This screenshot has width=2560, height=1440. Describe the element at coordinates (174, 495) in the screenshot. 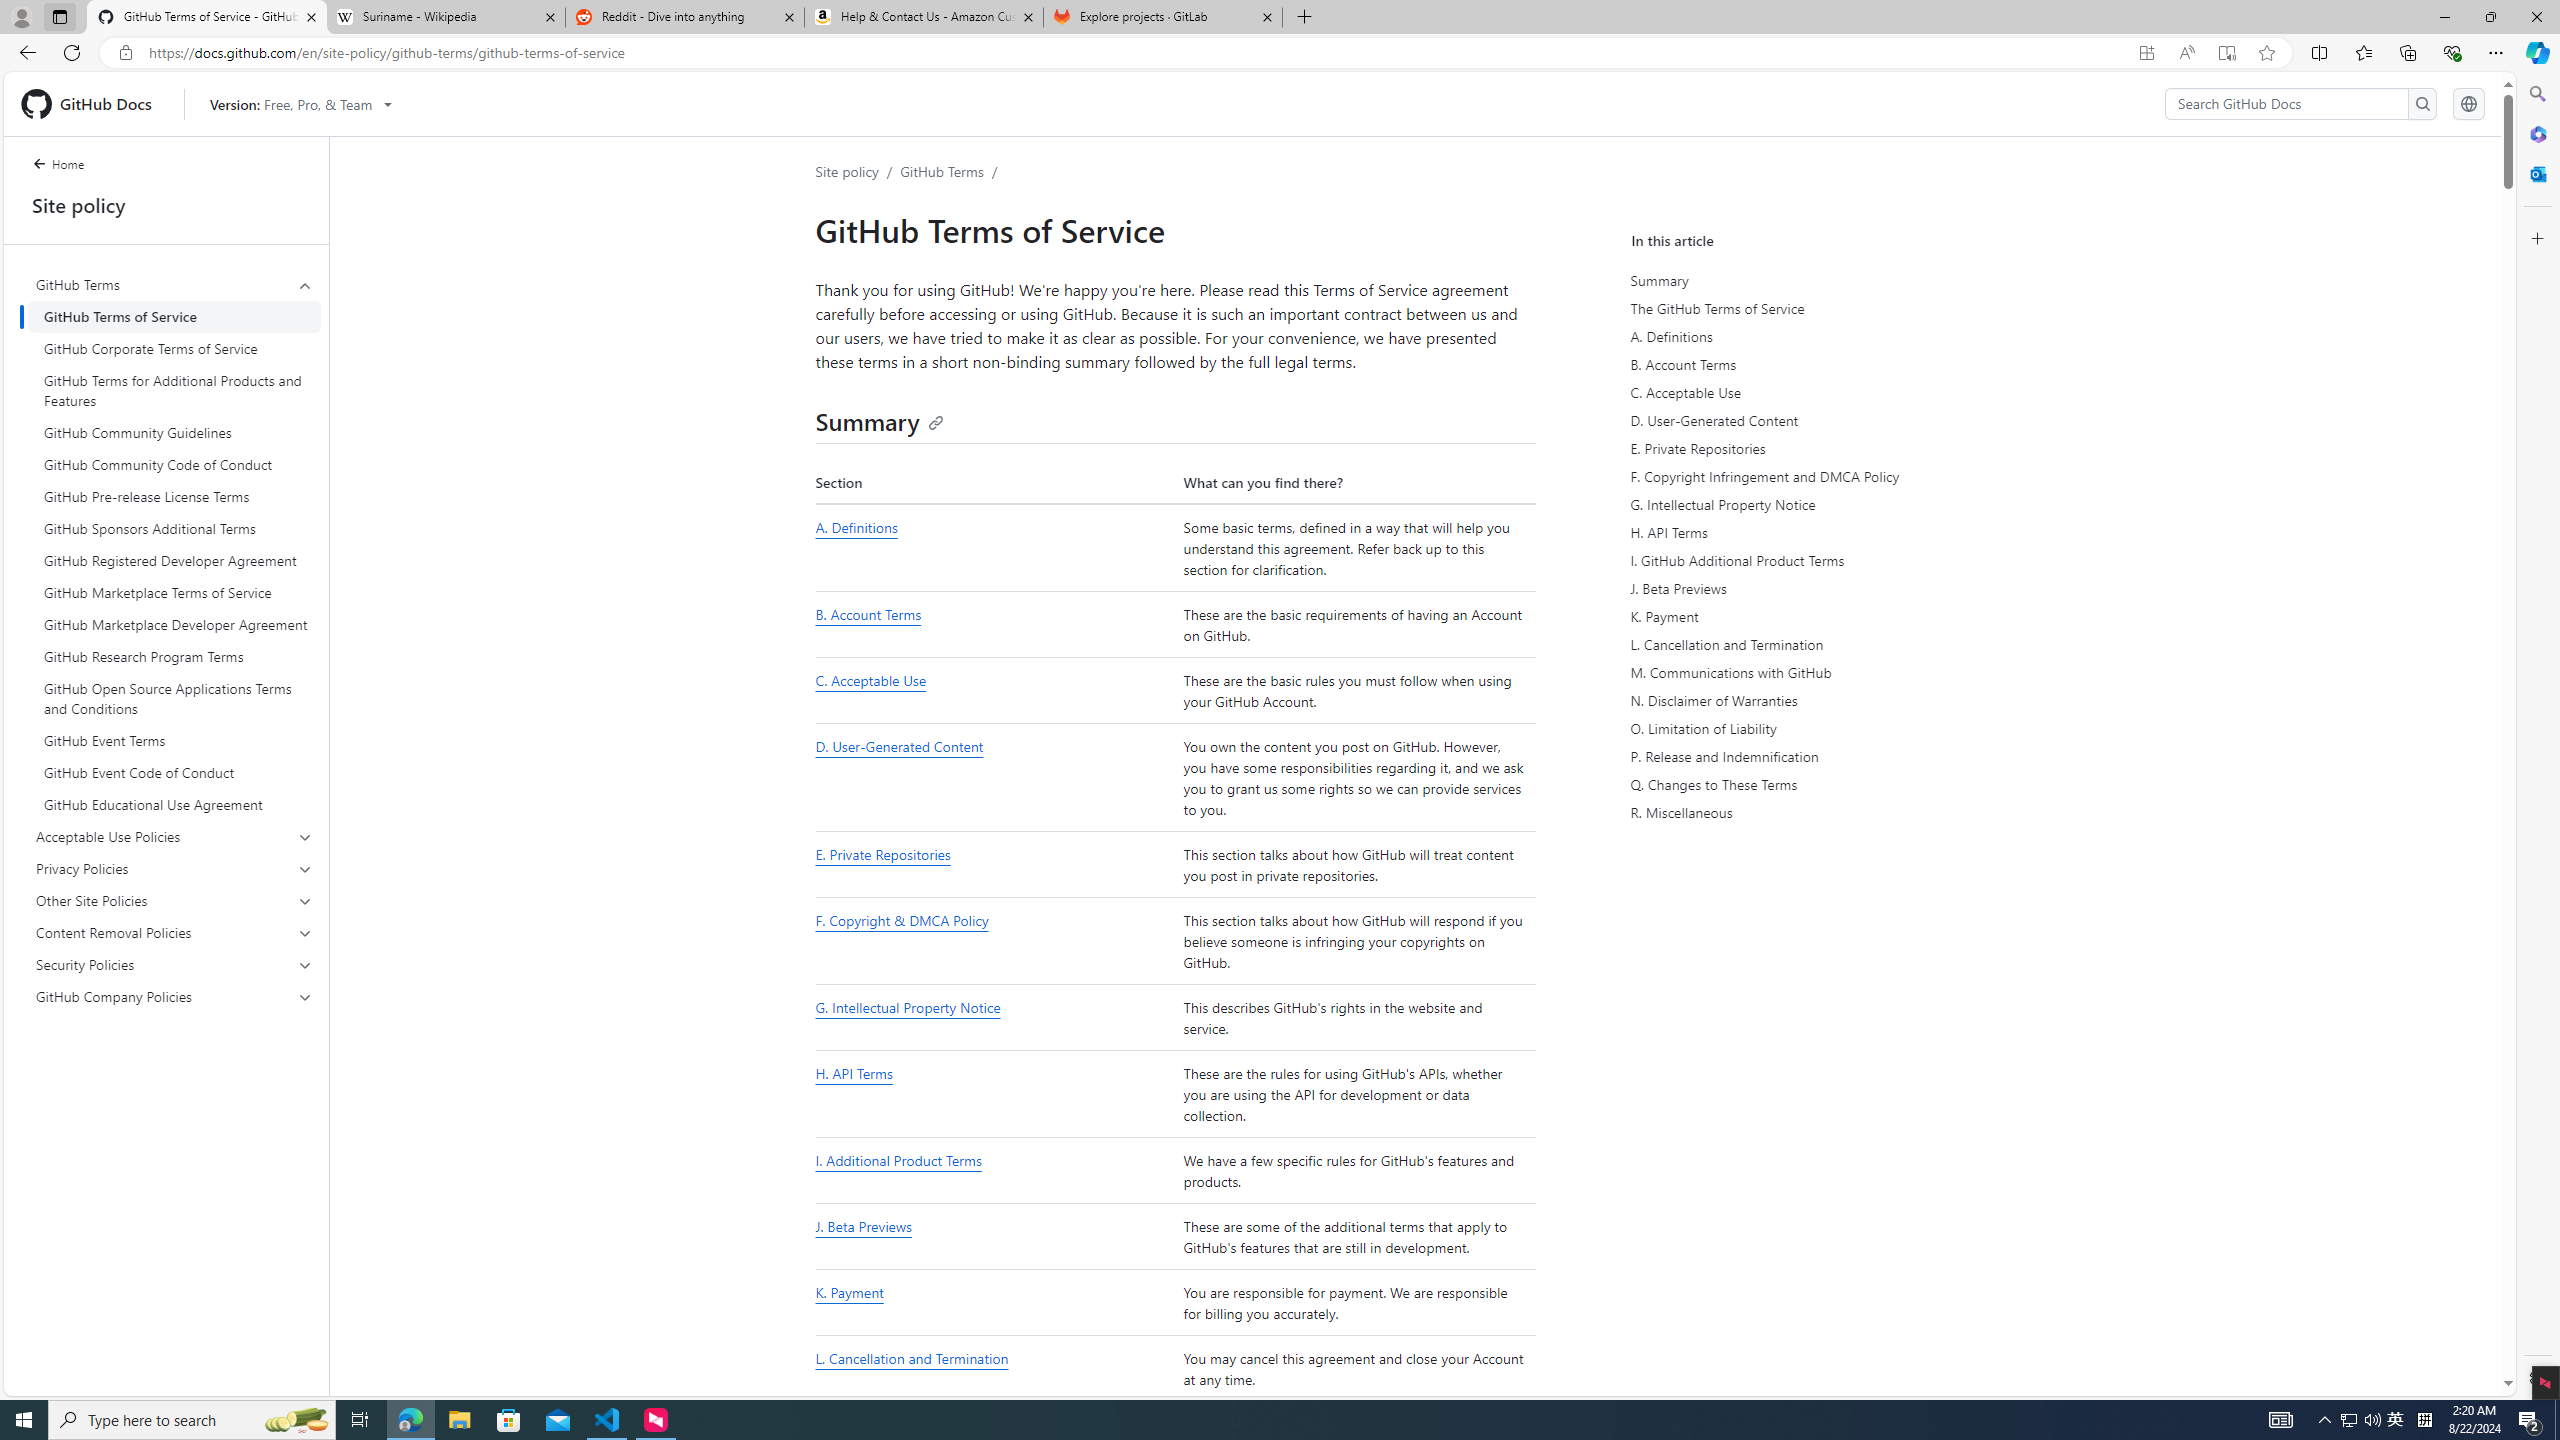

I see `'GitHub Pre-release License Terms'` at that location.